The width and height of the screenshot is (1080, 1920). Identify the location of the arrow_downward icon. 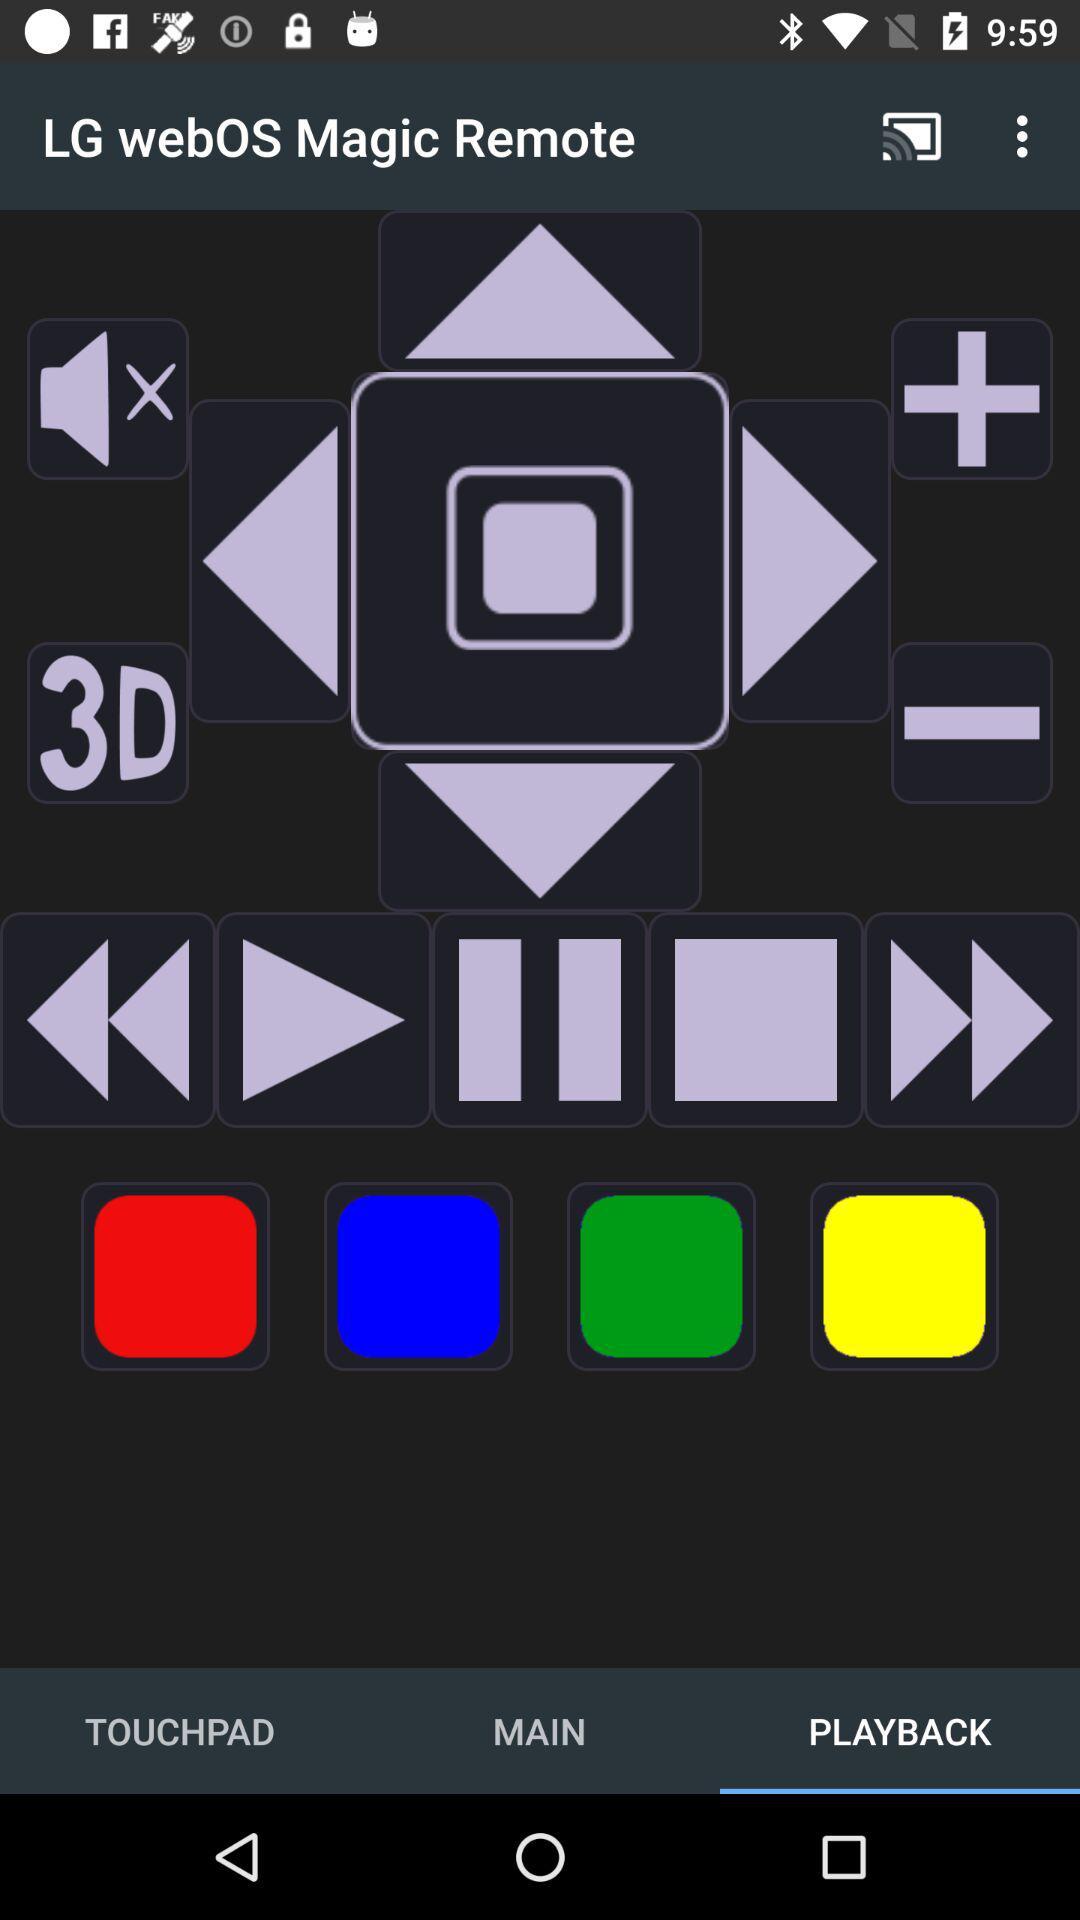
(540, 830).